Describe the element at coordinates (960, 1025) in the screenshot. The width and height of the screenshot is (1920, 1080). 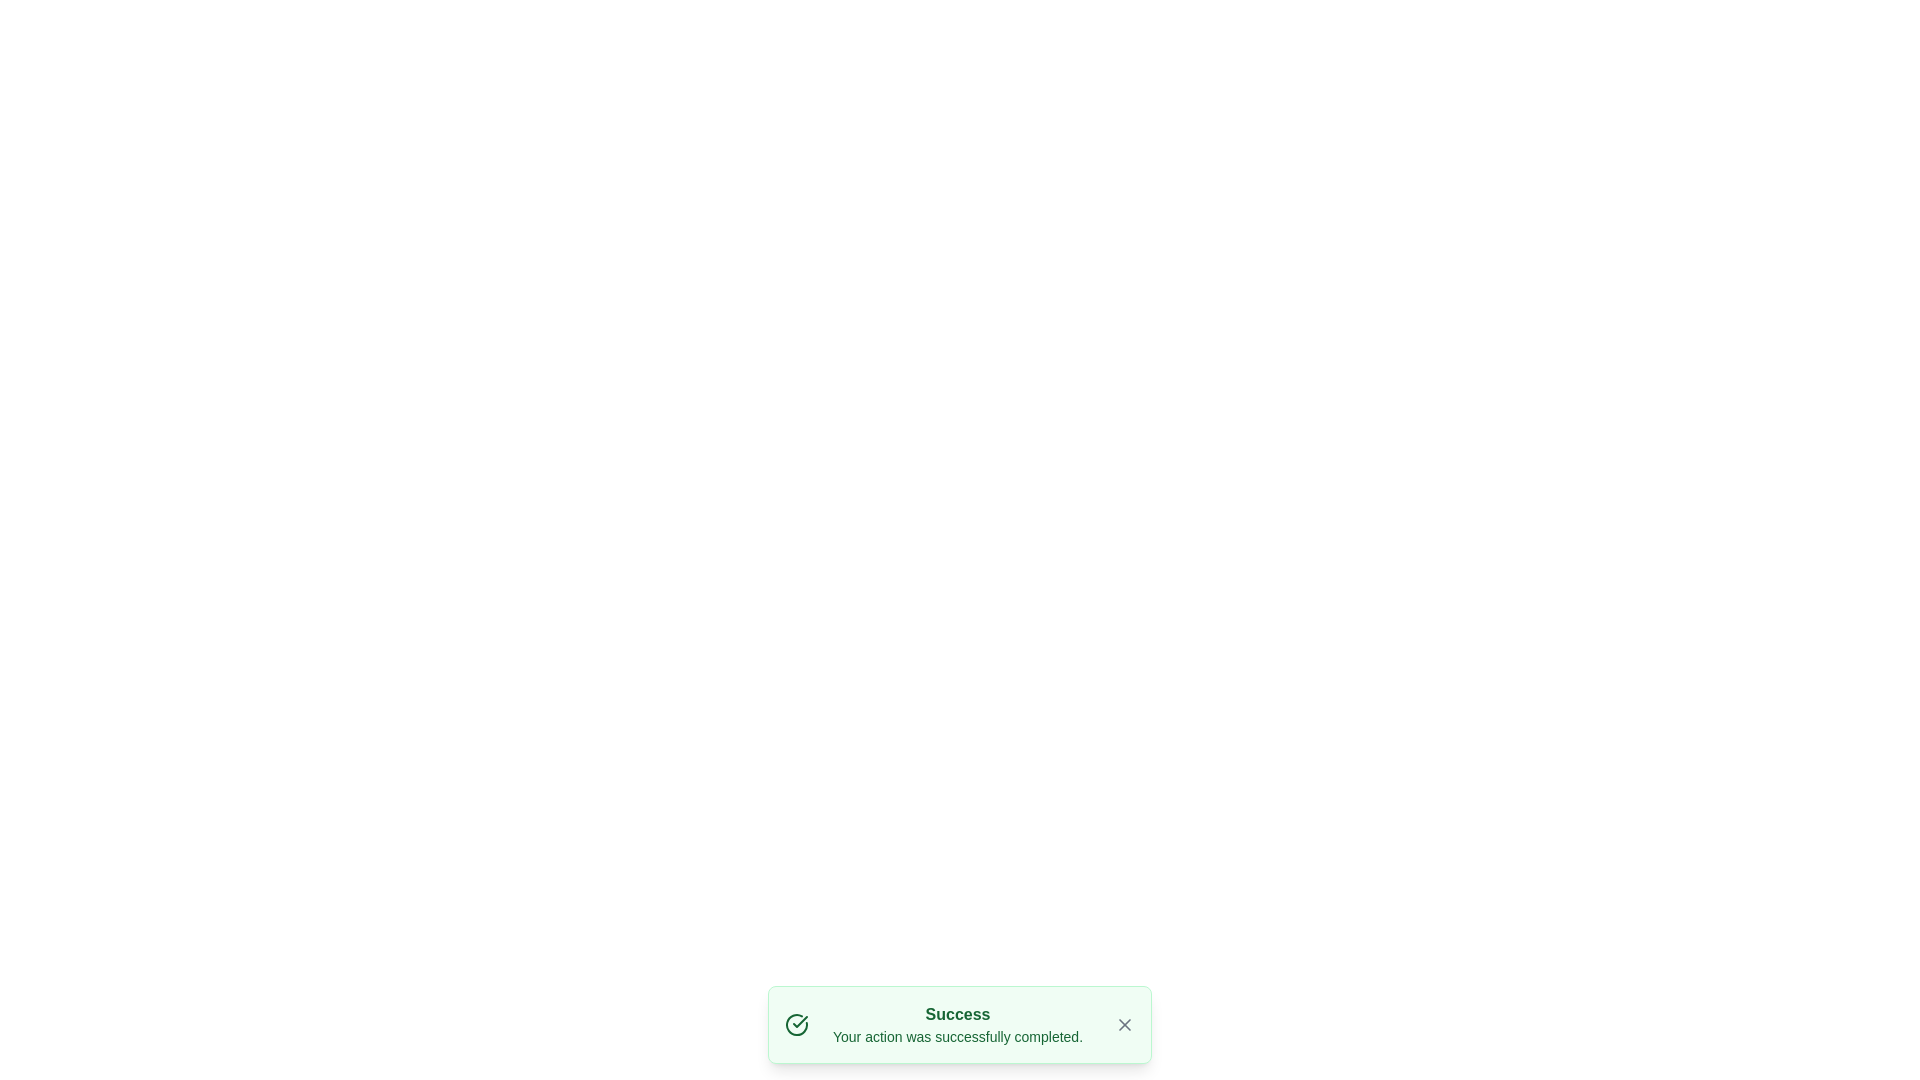
I see `message in the Notification banner, which displays 'Success' and 'Your action was successfully completed.'` at that location.